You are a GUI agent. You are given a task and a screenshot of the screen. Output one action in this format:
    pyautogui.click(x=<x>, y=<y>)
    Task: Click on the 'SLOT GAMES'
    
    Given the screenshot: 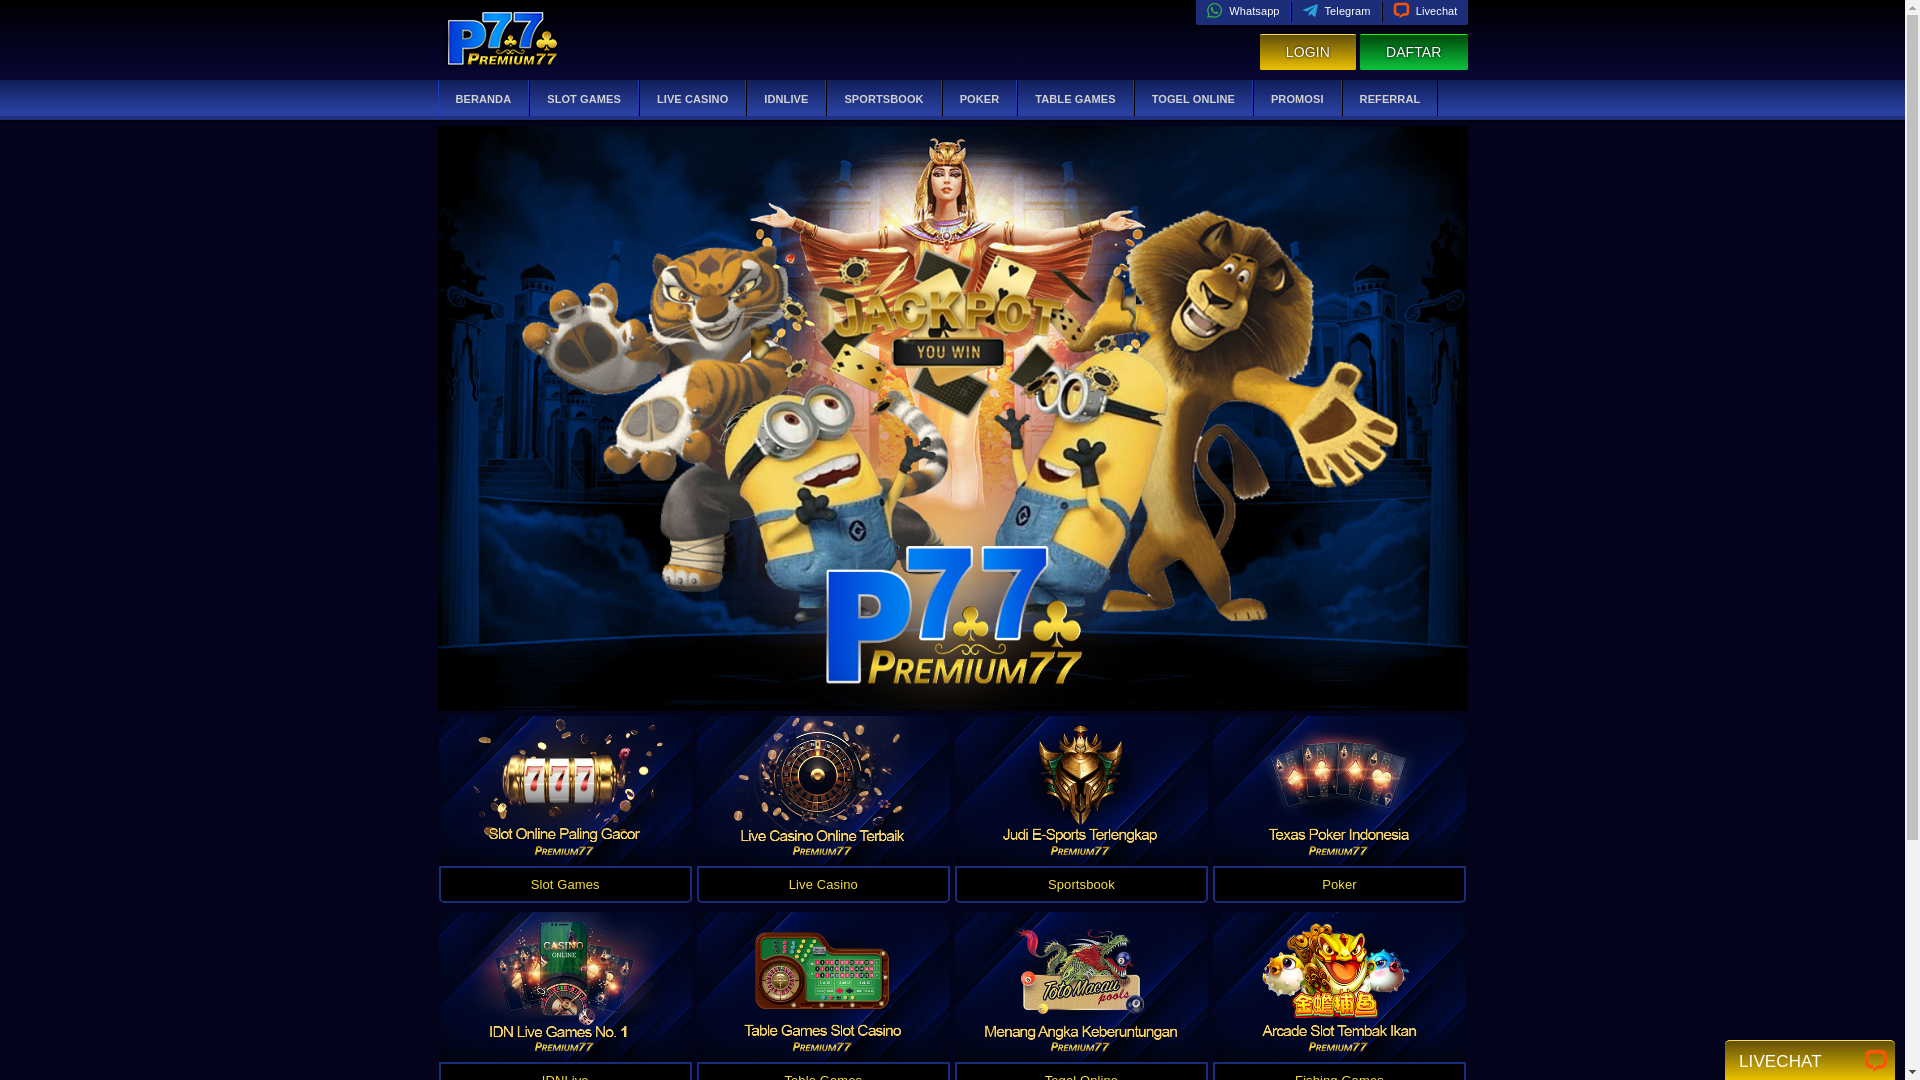 What is the action you would take?
    pyautogui.click(x=583, y=99)
    